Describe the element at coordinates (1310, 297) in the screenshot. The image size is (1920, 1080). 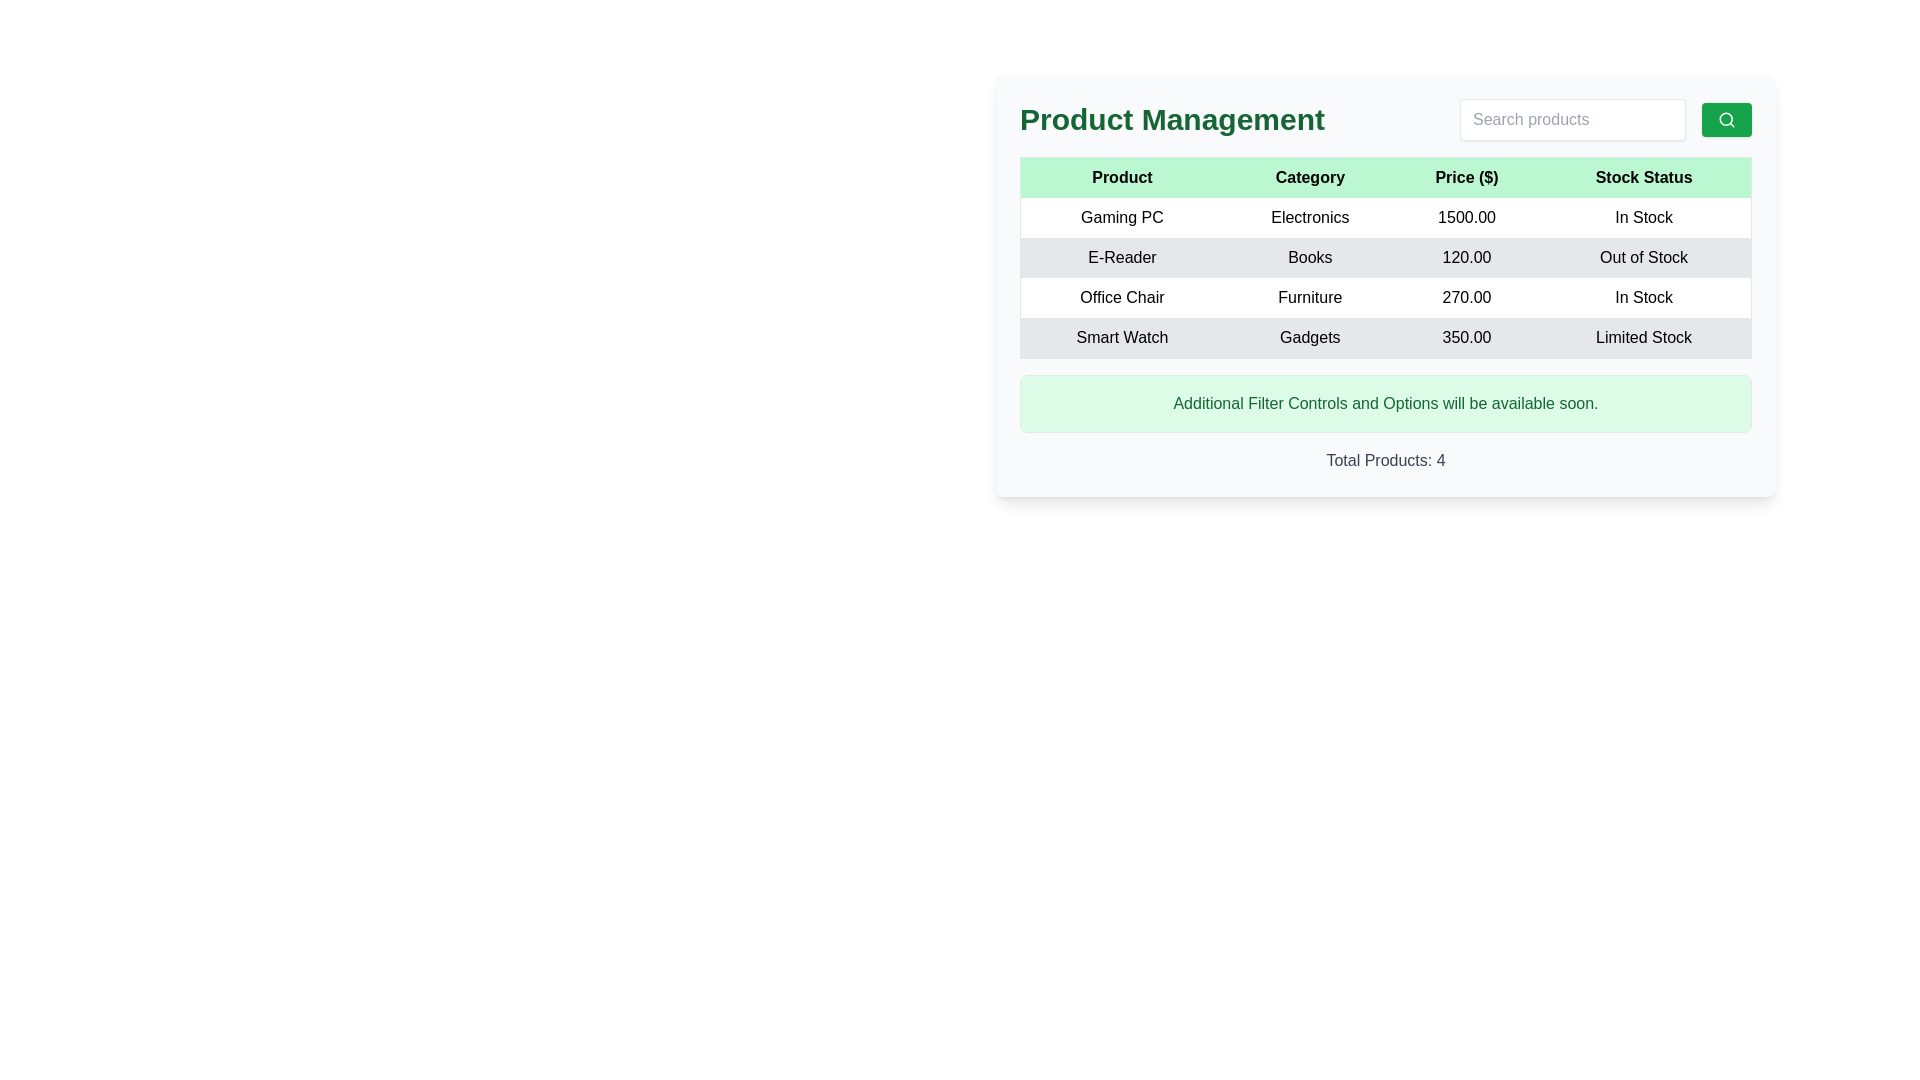
I see `the 'Category' text label for the product 'Office Chair', which is positioned in the second column of the grid layout, between the 'Product' and 'Price ($)' fields` at that location.